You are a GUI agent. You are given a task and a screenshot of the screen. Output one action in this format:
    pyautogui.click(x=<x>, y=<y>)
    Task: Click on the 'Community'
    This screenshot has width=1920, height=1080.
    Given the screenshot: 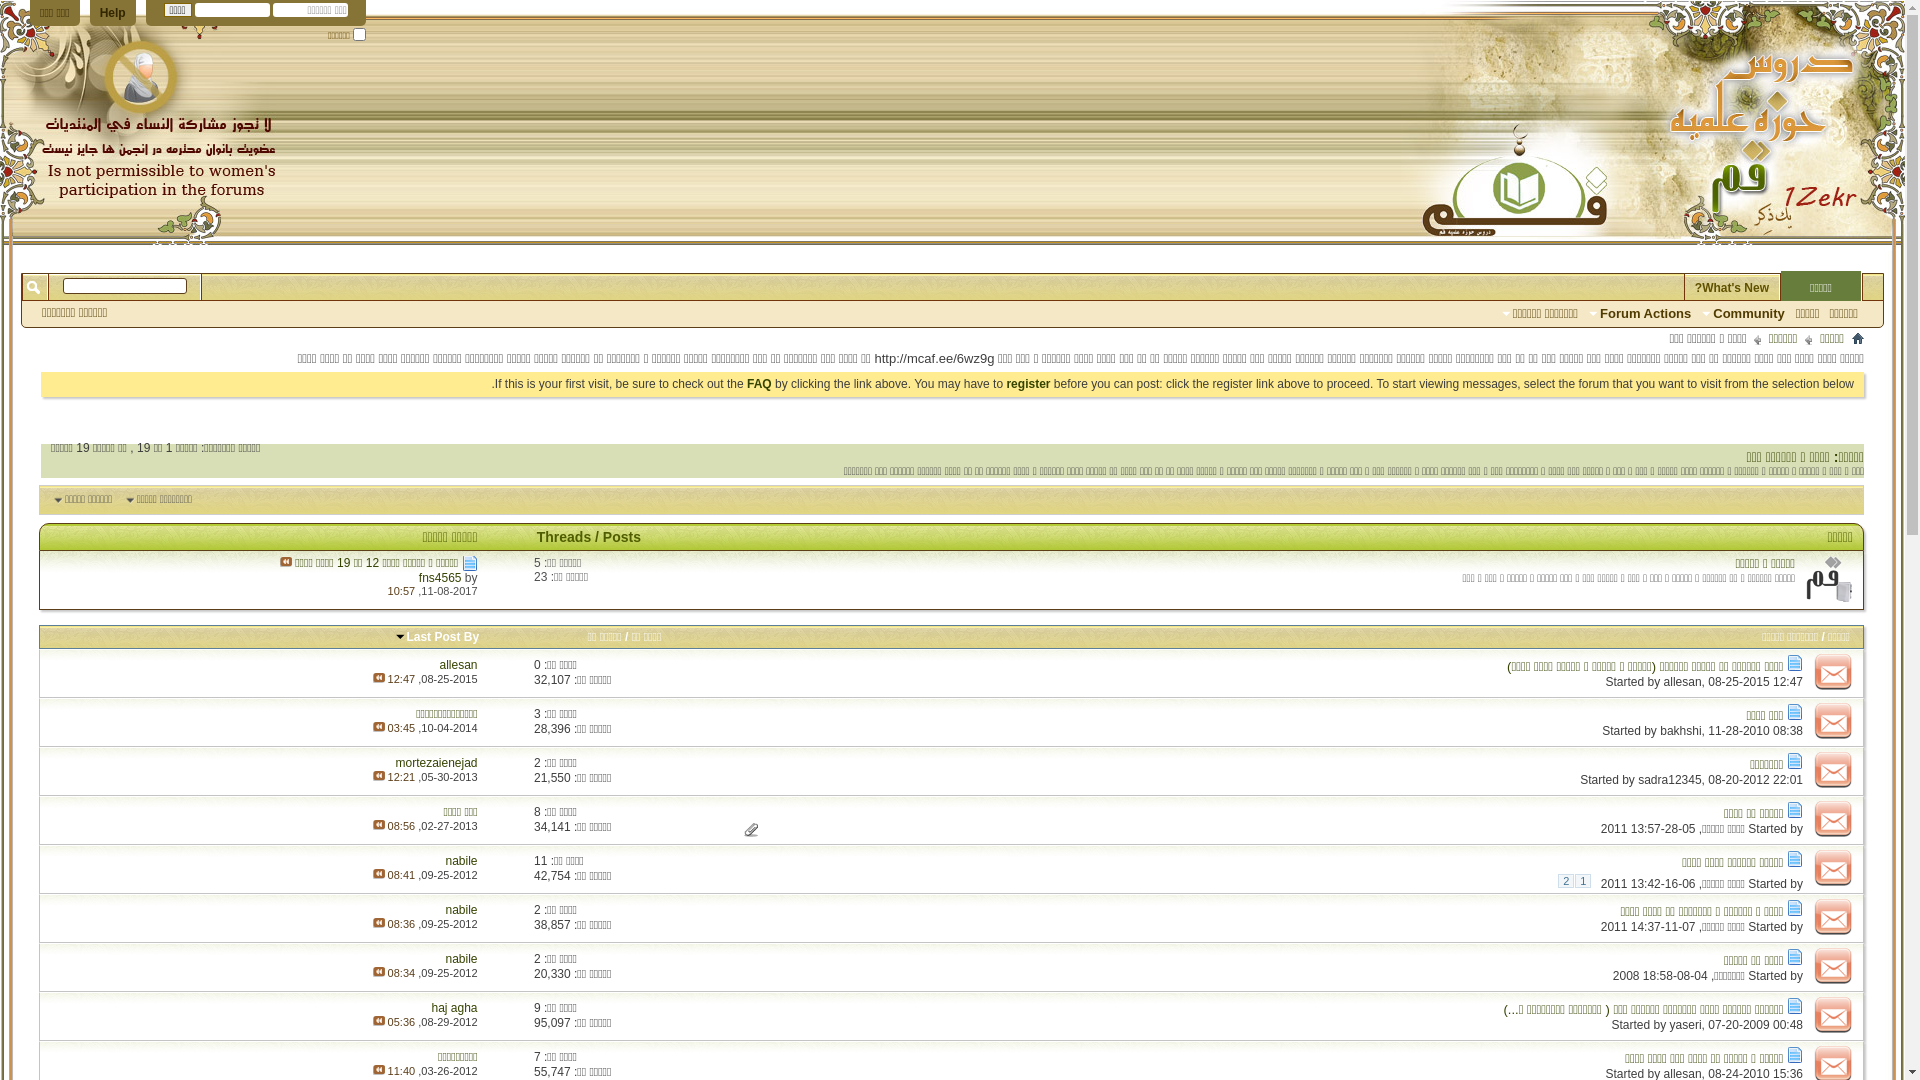 What is the action you would take?
    pyautogui.click(x=1742, y=313)
    